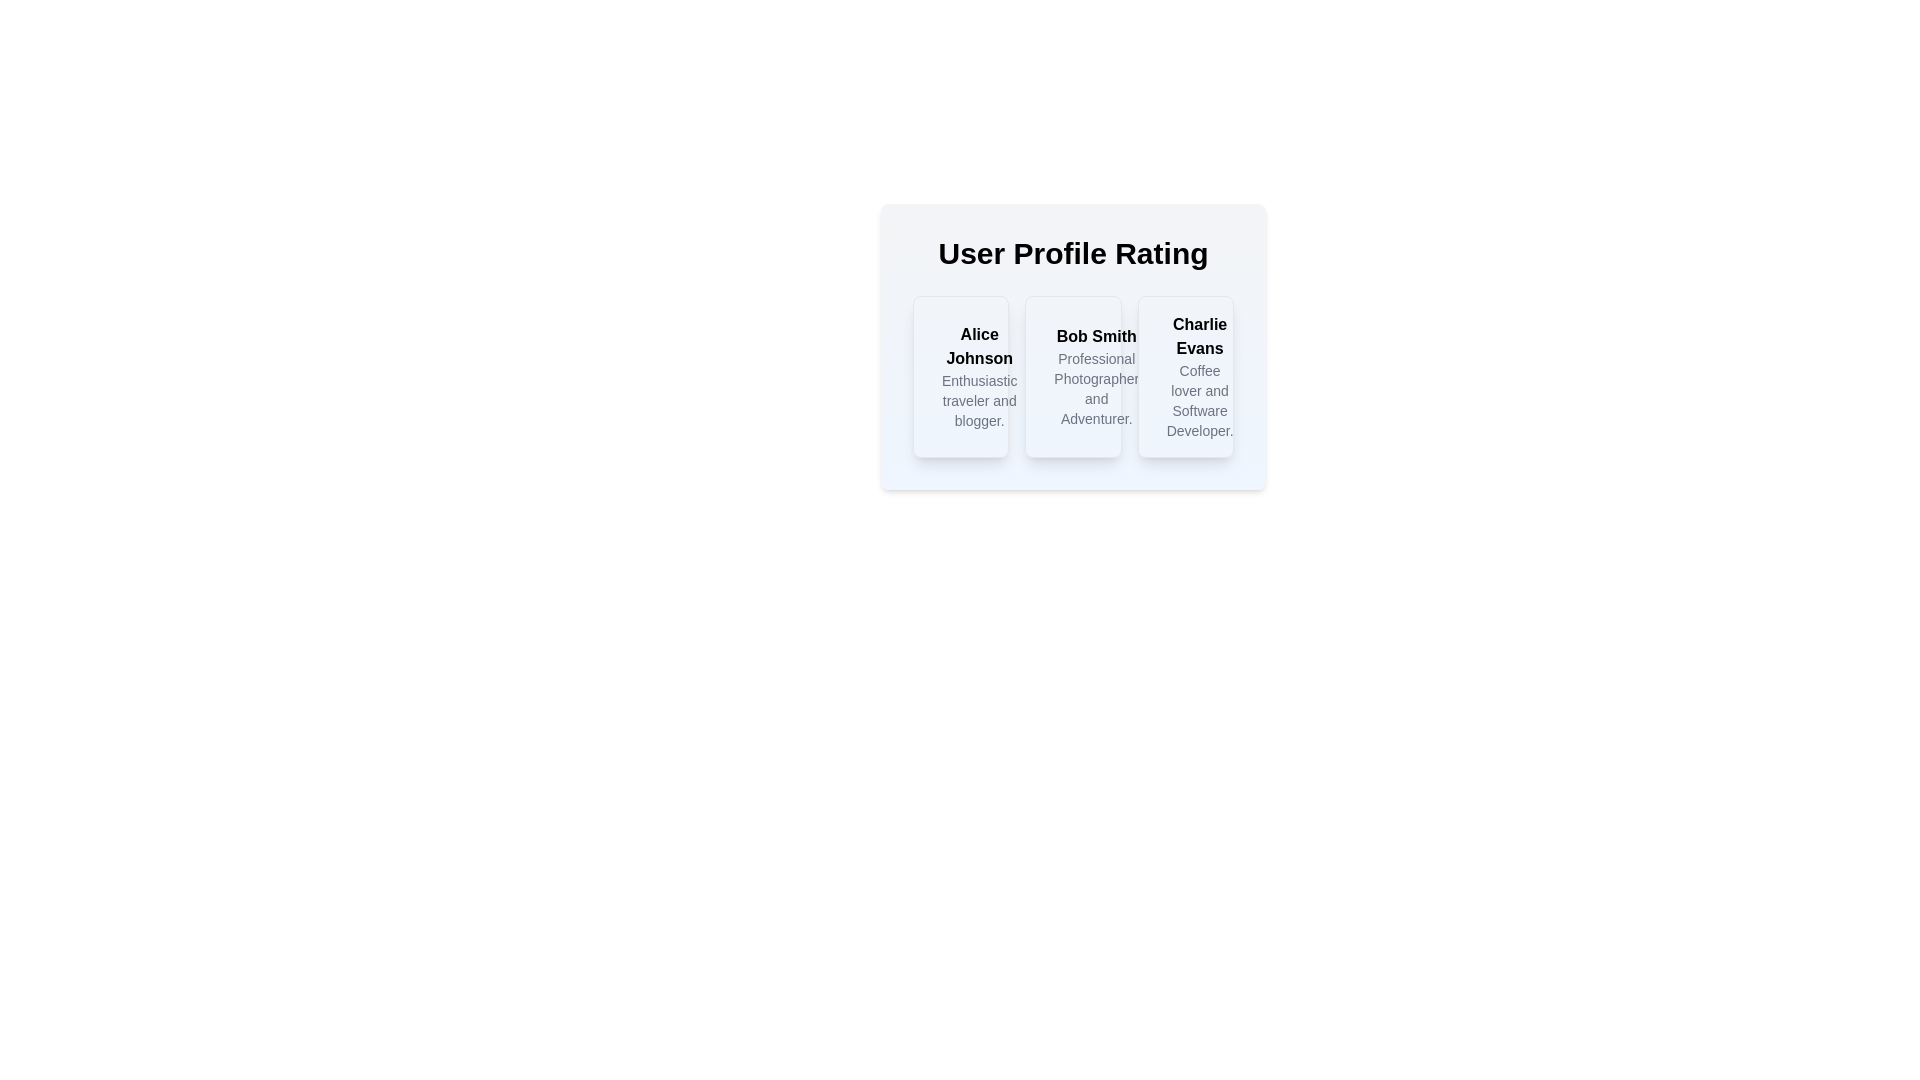 The width and height of the screenshot is (1920, 1080). What do you see at coordinates (1200, 335) in the screenshot?
I see `displayed name 'Charlie Evans' from the text label located at the top section of the third card from the left` at bounding box center [1200, 335].